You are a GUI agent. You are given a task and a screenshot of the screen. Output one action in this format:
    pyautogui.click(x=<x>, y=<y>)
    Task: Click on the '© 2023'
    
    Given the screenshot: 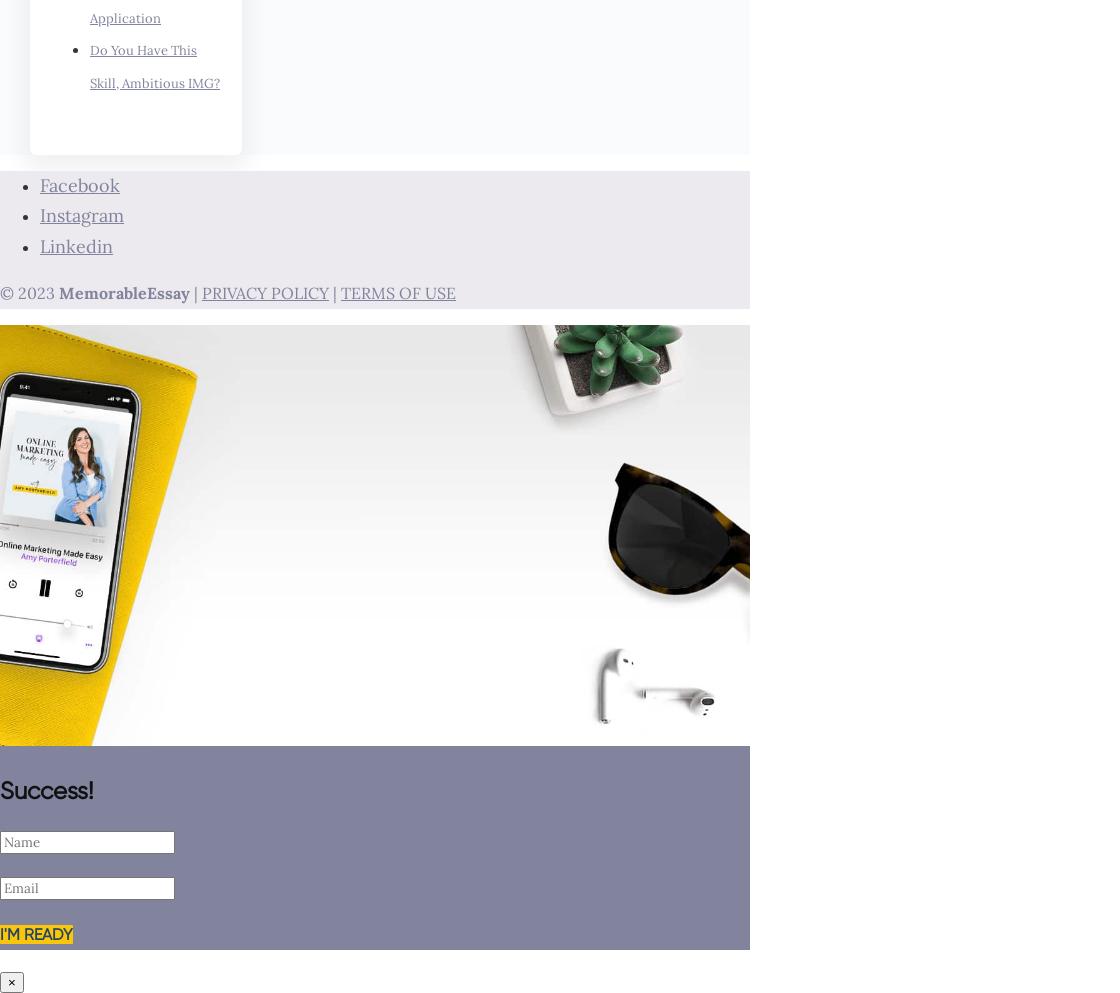 What is the action you would take?
    pyautogui.click(x=29, y=293)
    